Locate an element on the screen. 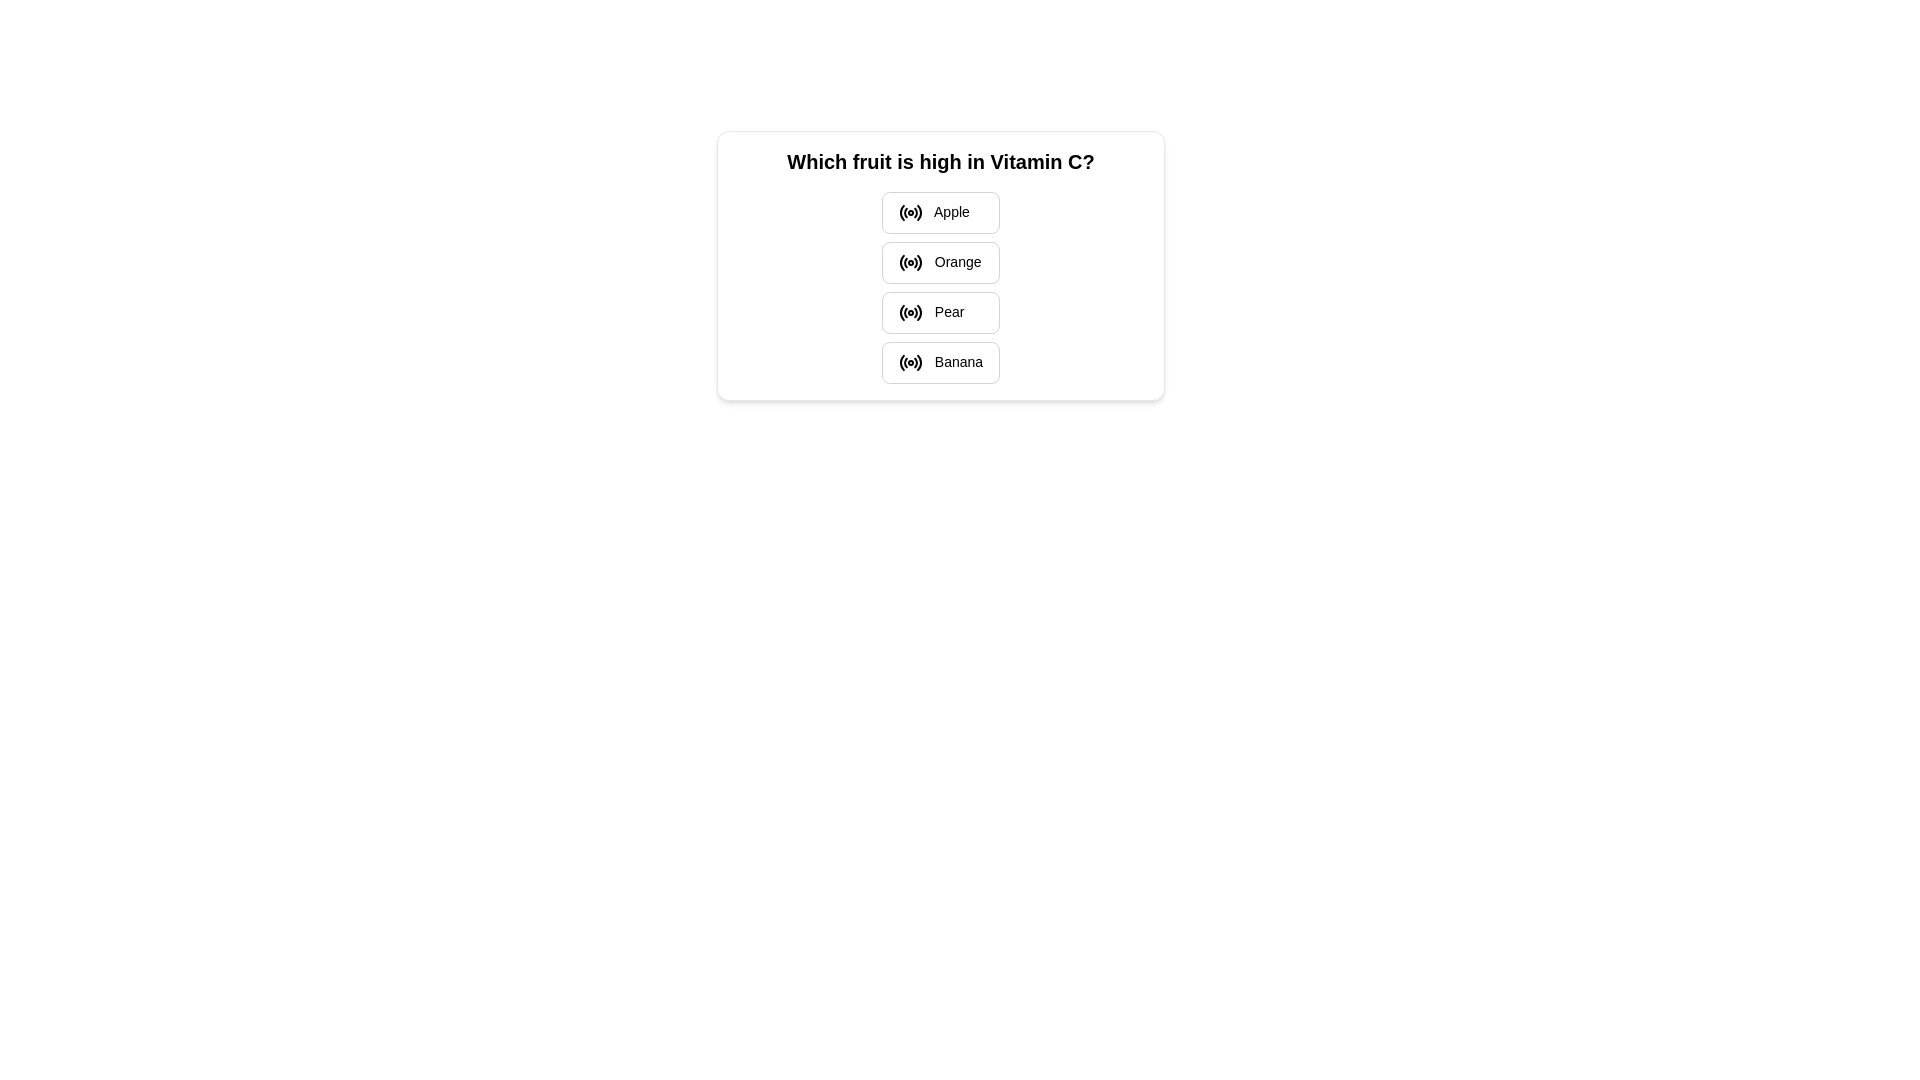 The image size is (1920, 1080). the circular radio button styled to resemble a radio wave icon located to the left of the 'Banana' label, which is the fourth item in a vertical list under the question 'Which fruit is high in Vitamin C?' is located at coordinates (909, 362).